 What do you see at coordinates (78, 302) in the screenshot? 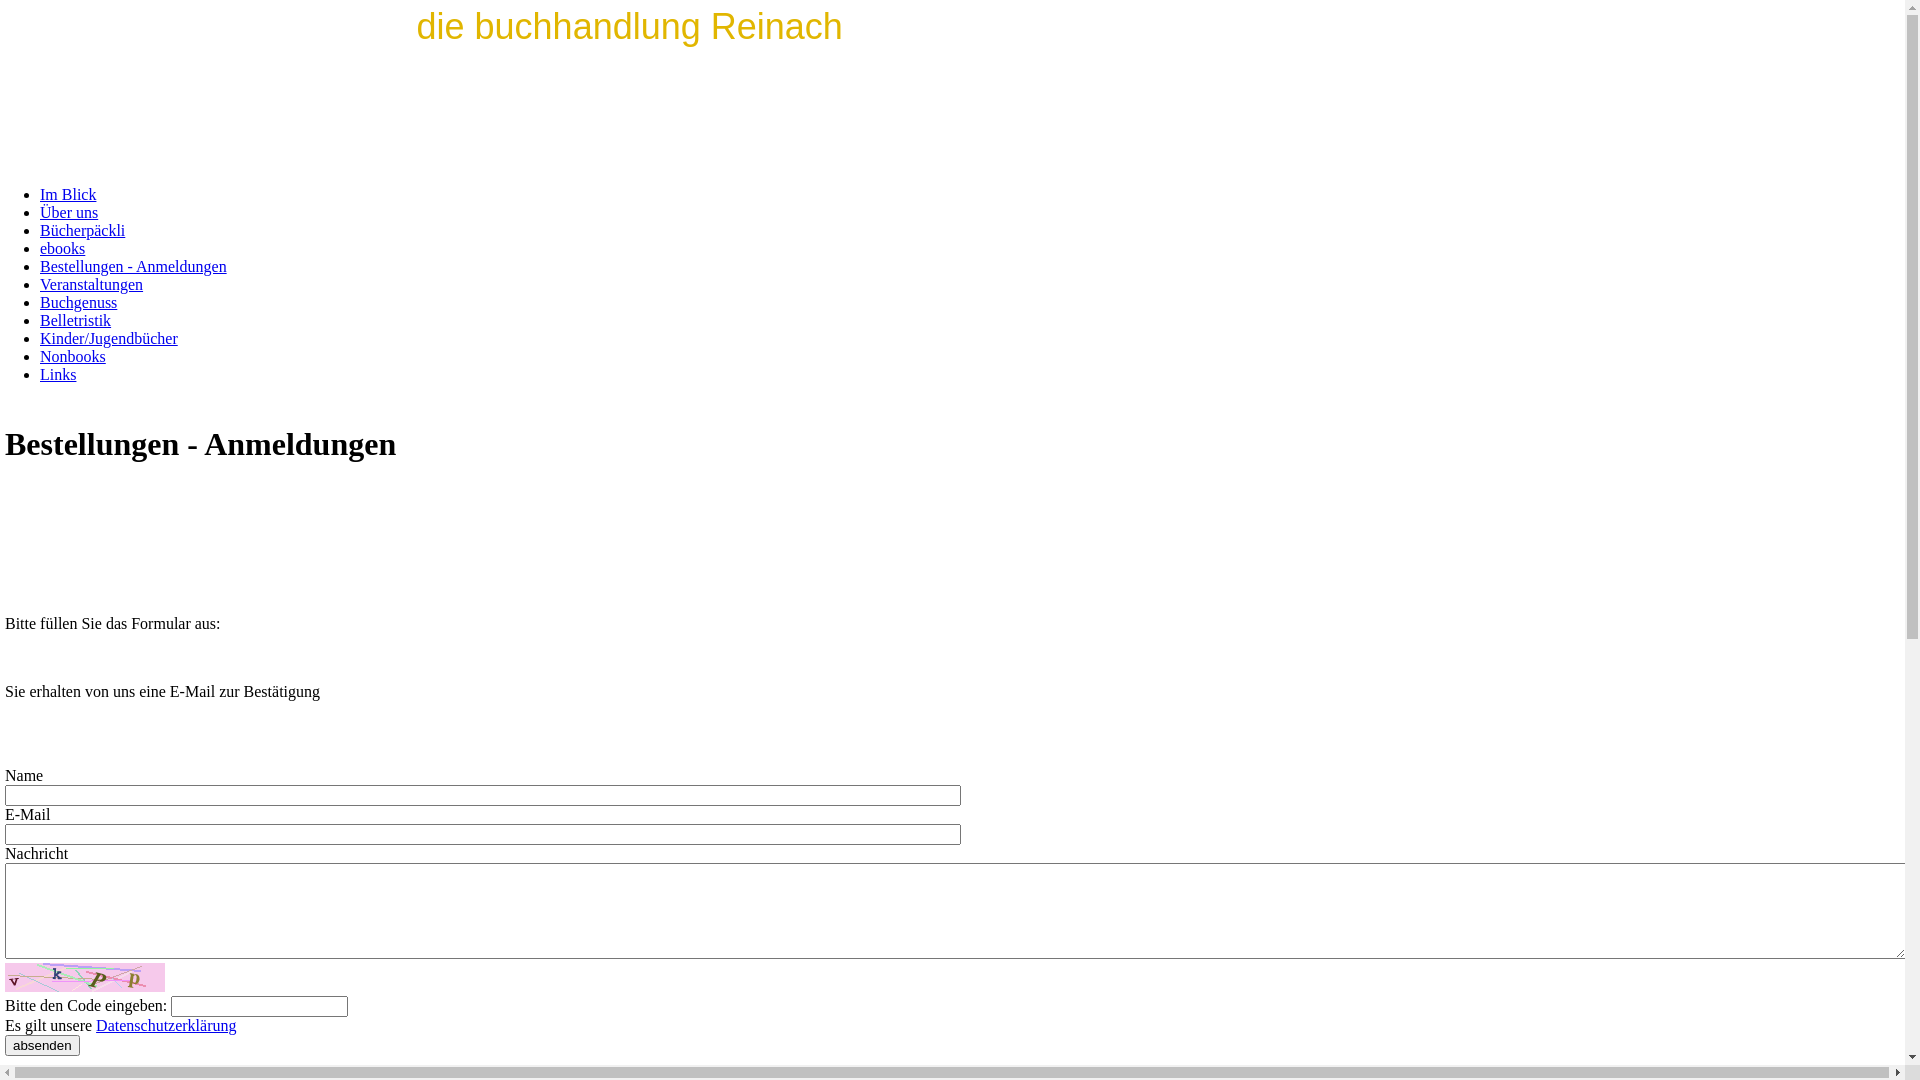
I see `'Buchgenuss'` at bounding box center [78, 302].